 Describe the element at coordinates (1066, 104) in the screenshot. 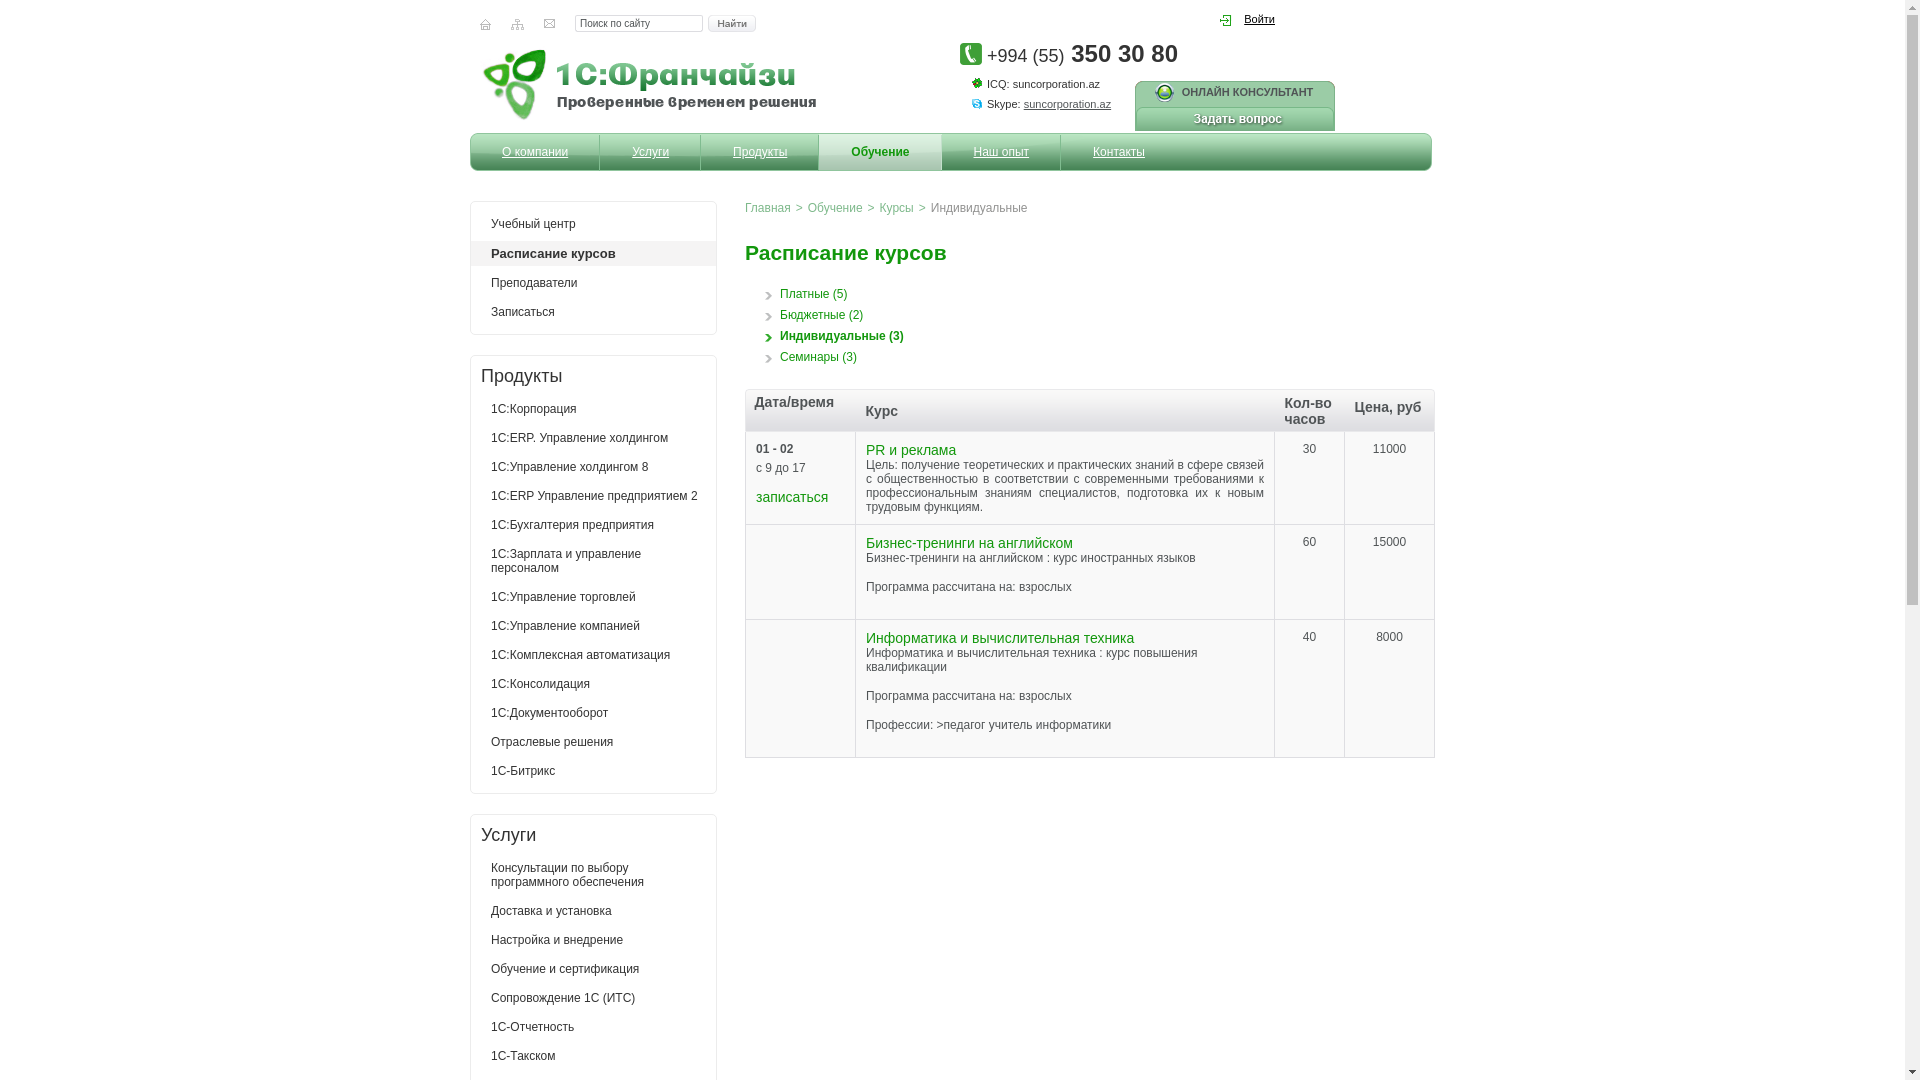

I see `'suncorporation.az'` at that location.